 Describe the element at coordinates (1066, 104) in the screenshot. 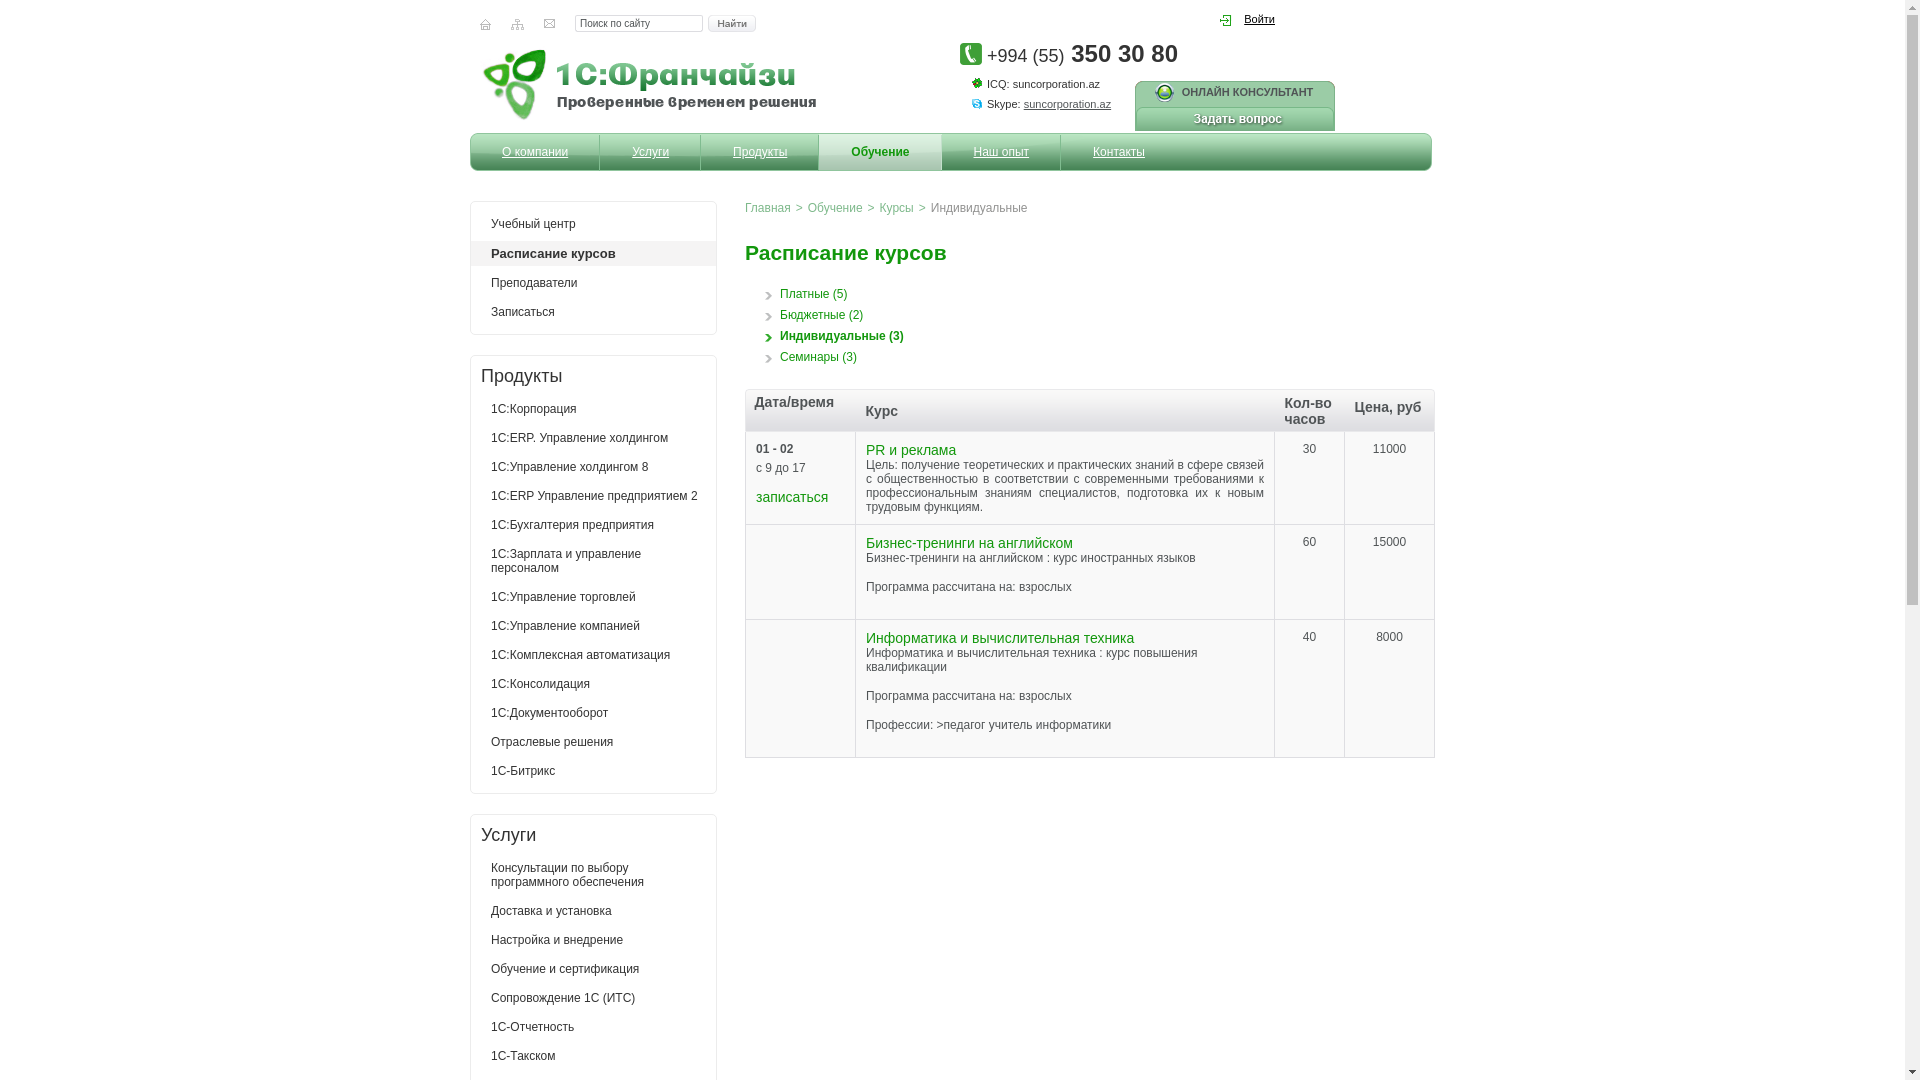

I see `'suncorporation.az'` at that location.